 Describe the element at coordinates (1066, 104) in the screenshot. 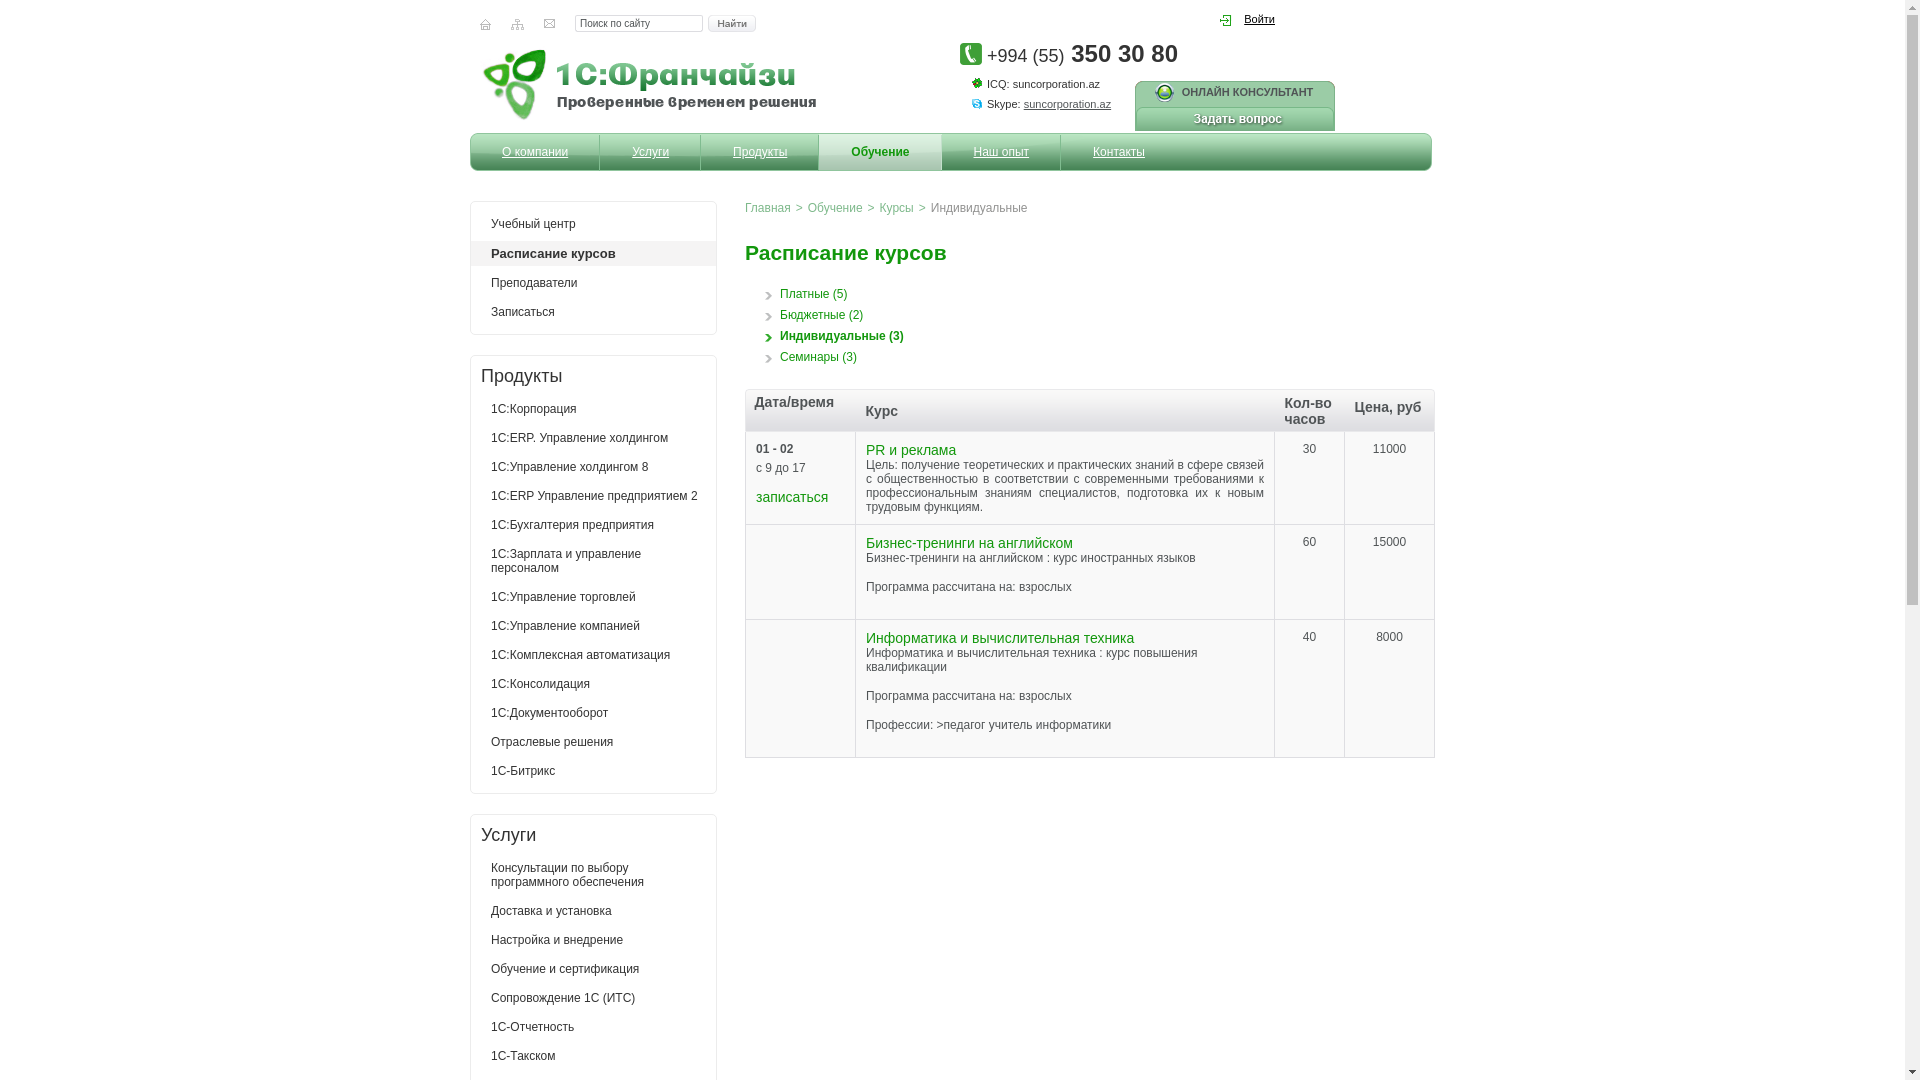

I see `'suncorporation.az'` at that location.